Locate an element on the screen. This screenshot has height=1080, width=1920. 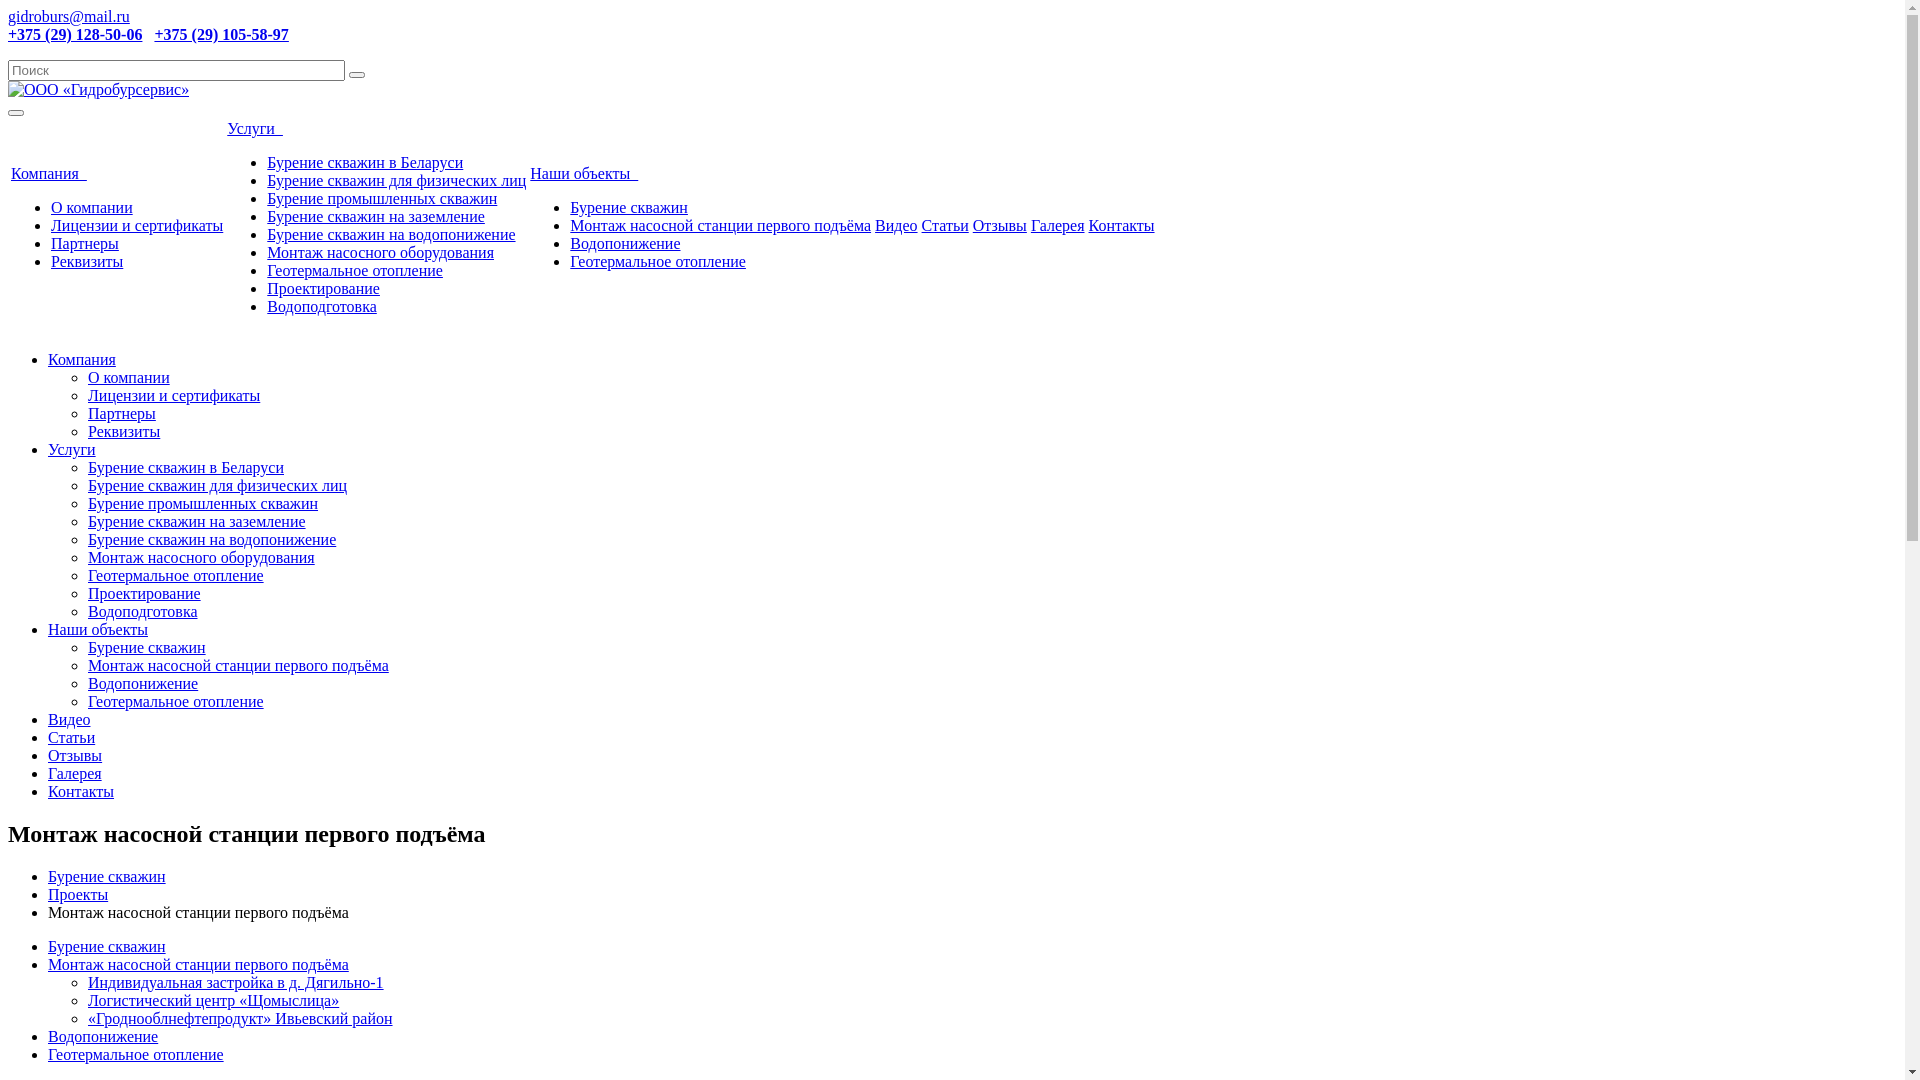
'gidroburs@mail.ru' is located at coordinates (68, 16).